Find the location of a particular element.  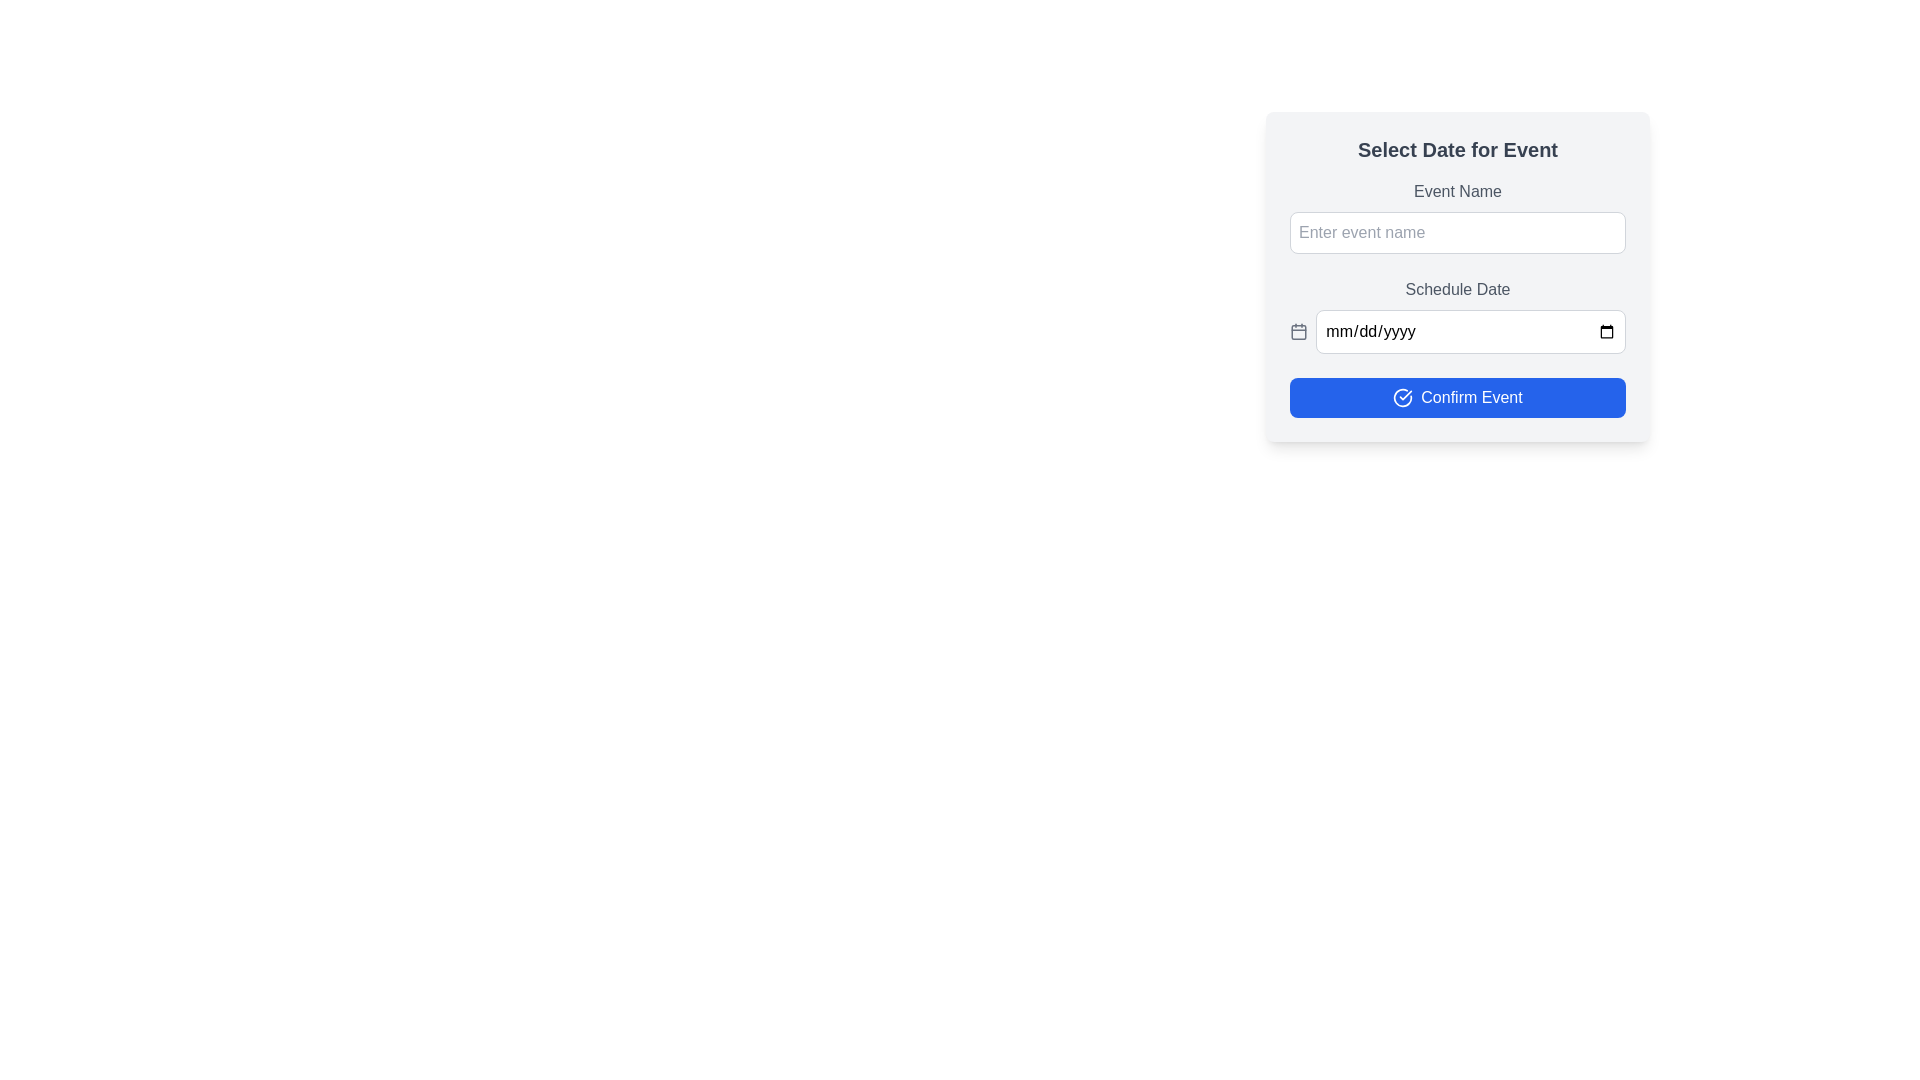

the decorative calendar icon located to the left of the 'mm/dd/yyyy' input field under the 'Schedule Date' label is located at coordinates (1299, 331).